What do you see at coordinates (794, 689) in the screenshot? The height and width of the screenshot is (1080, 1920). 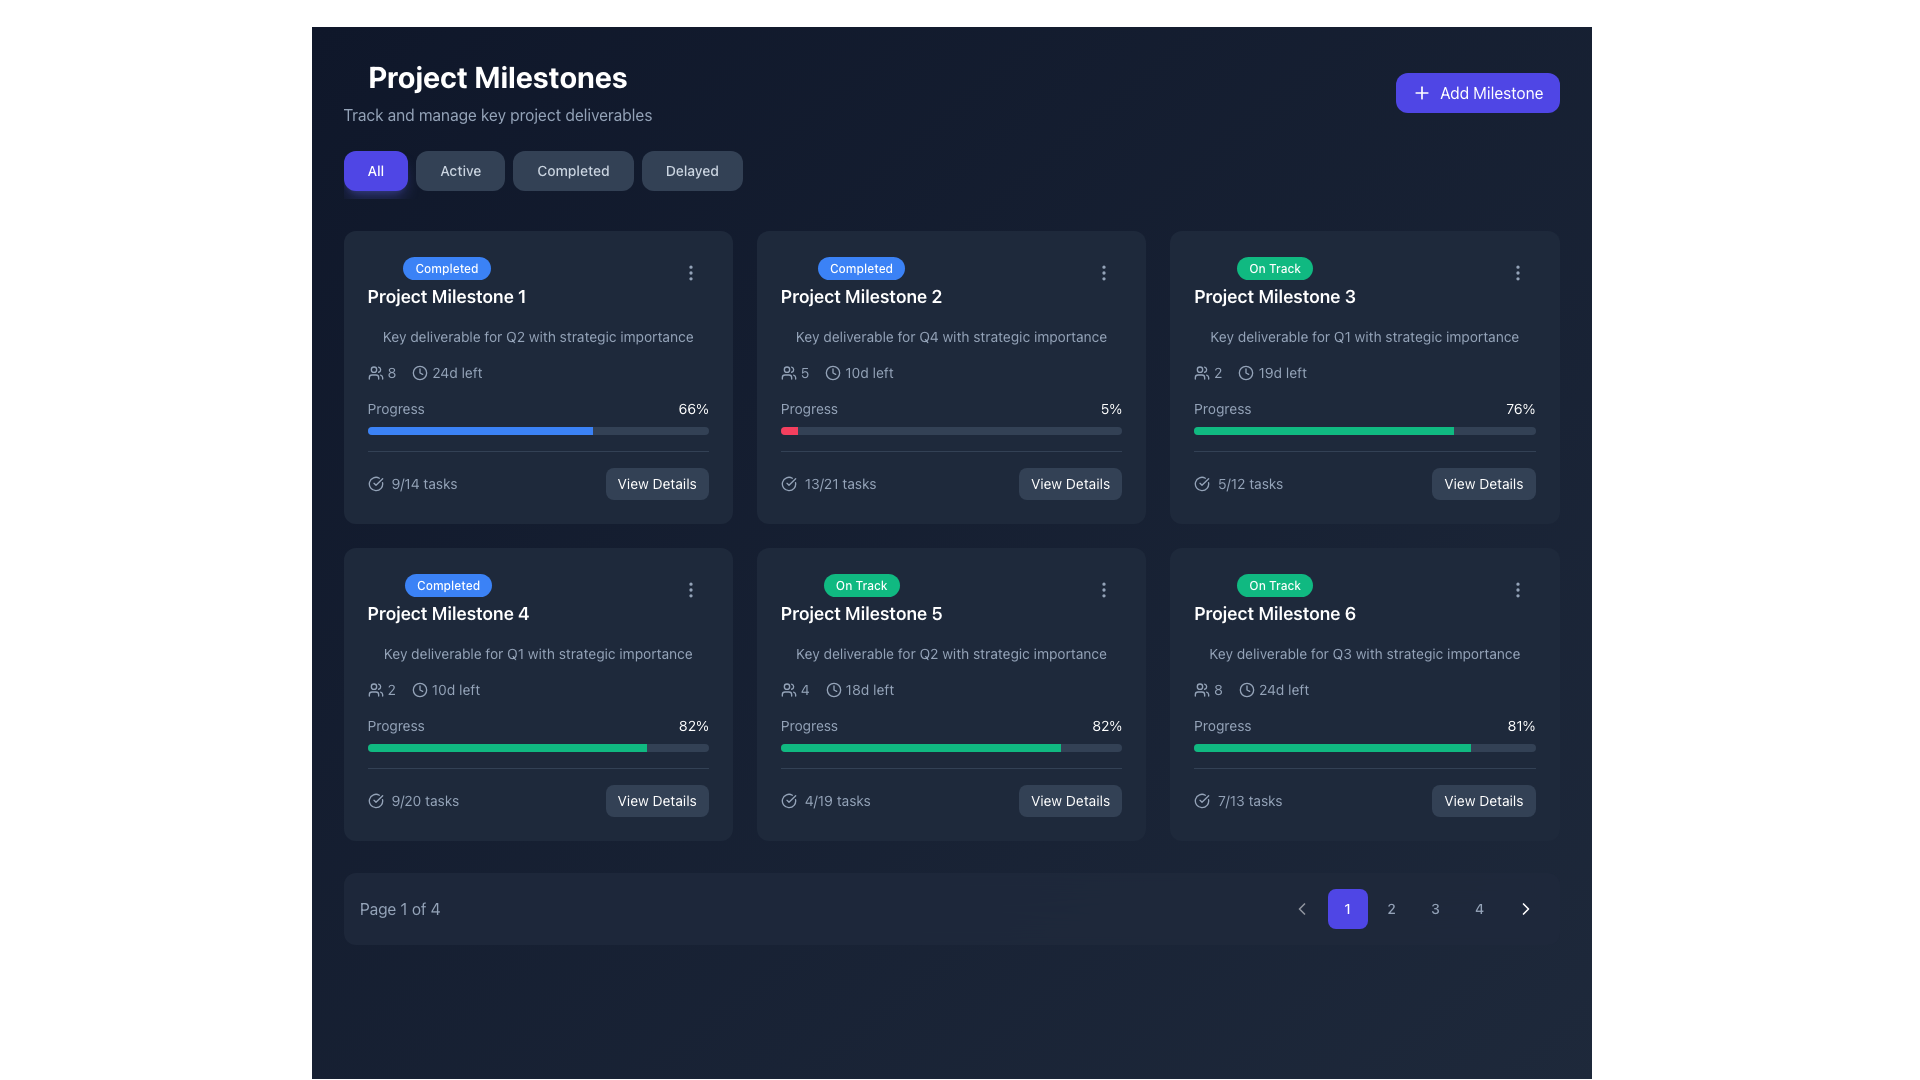 I see `displayed number '4' from the text label located at the top left of the 'Project Milestone 5' card, adjacent to the user icon` at bounding box center [794, 689].